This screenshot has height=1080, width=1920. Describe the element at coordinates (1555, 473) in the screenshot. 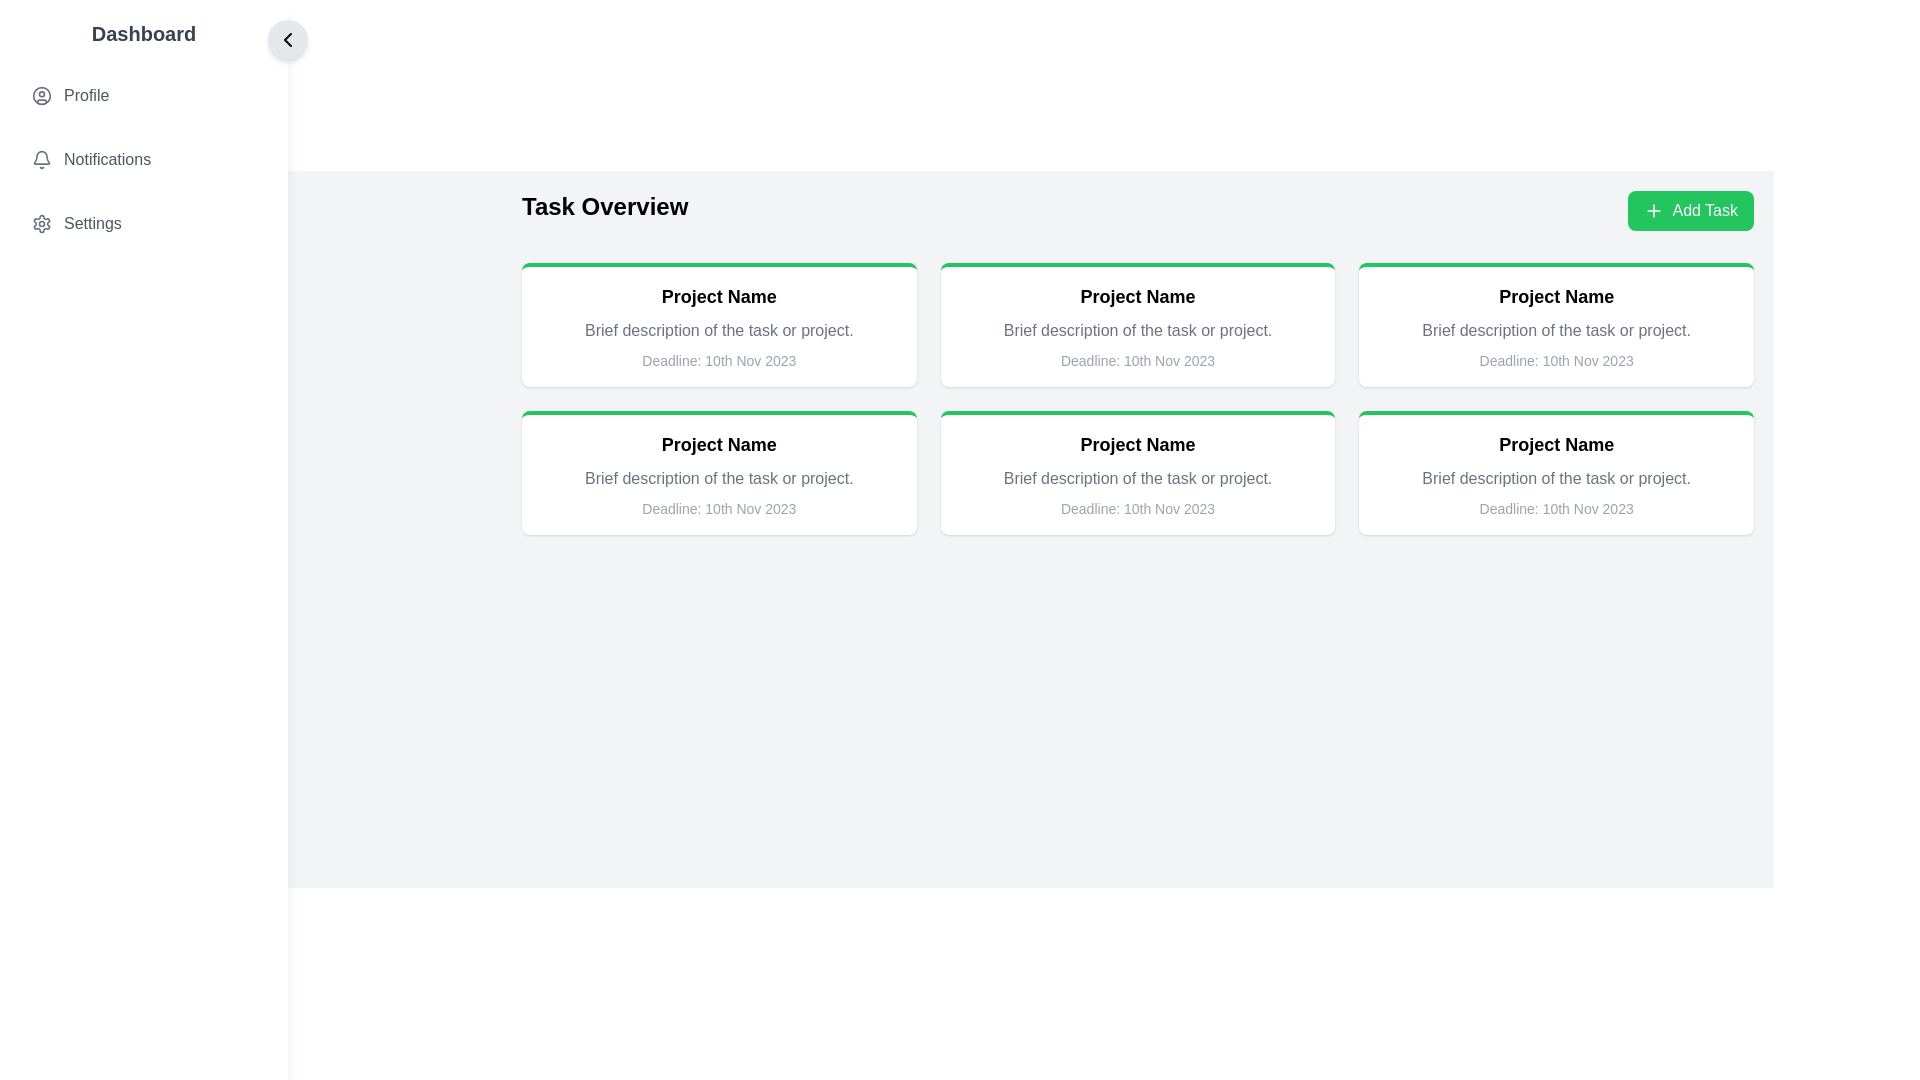

I see `the informational card component that displays project details, located in the bottom-right corner of the grid layout` at that location.